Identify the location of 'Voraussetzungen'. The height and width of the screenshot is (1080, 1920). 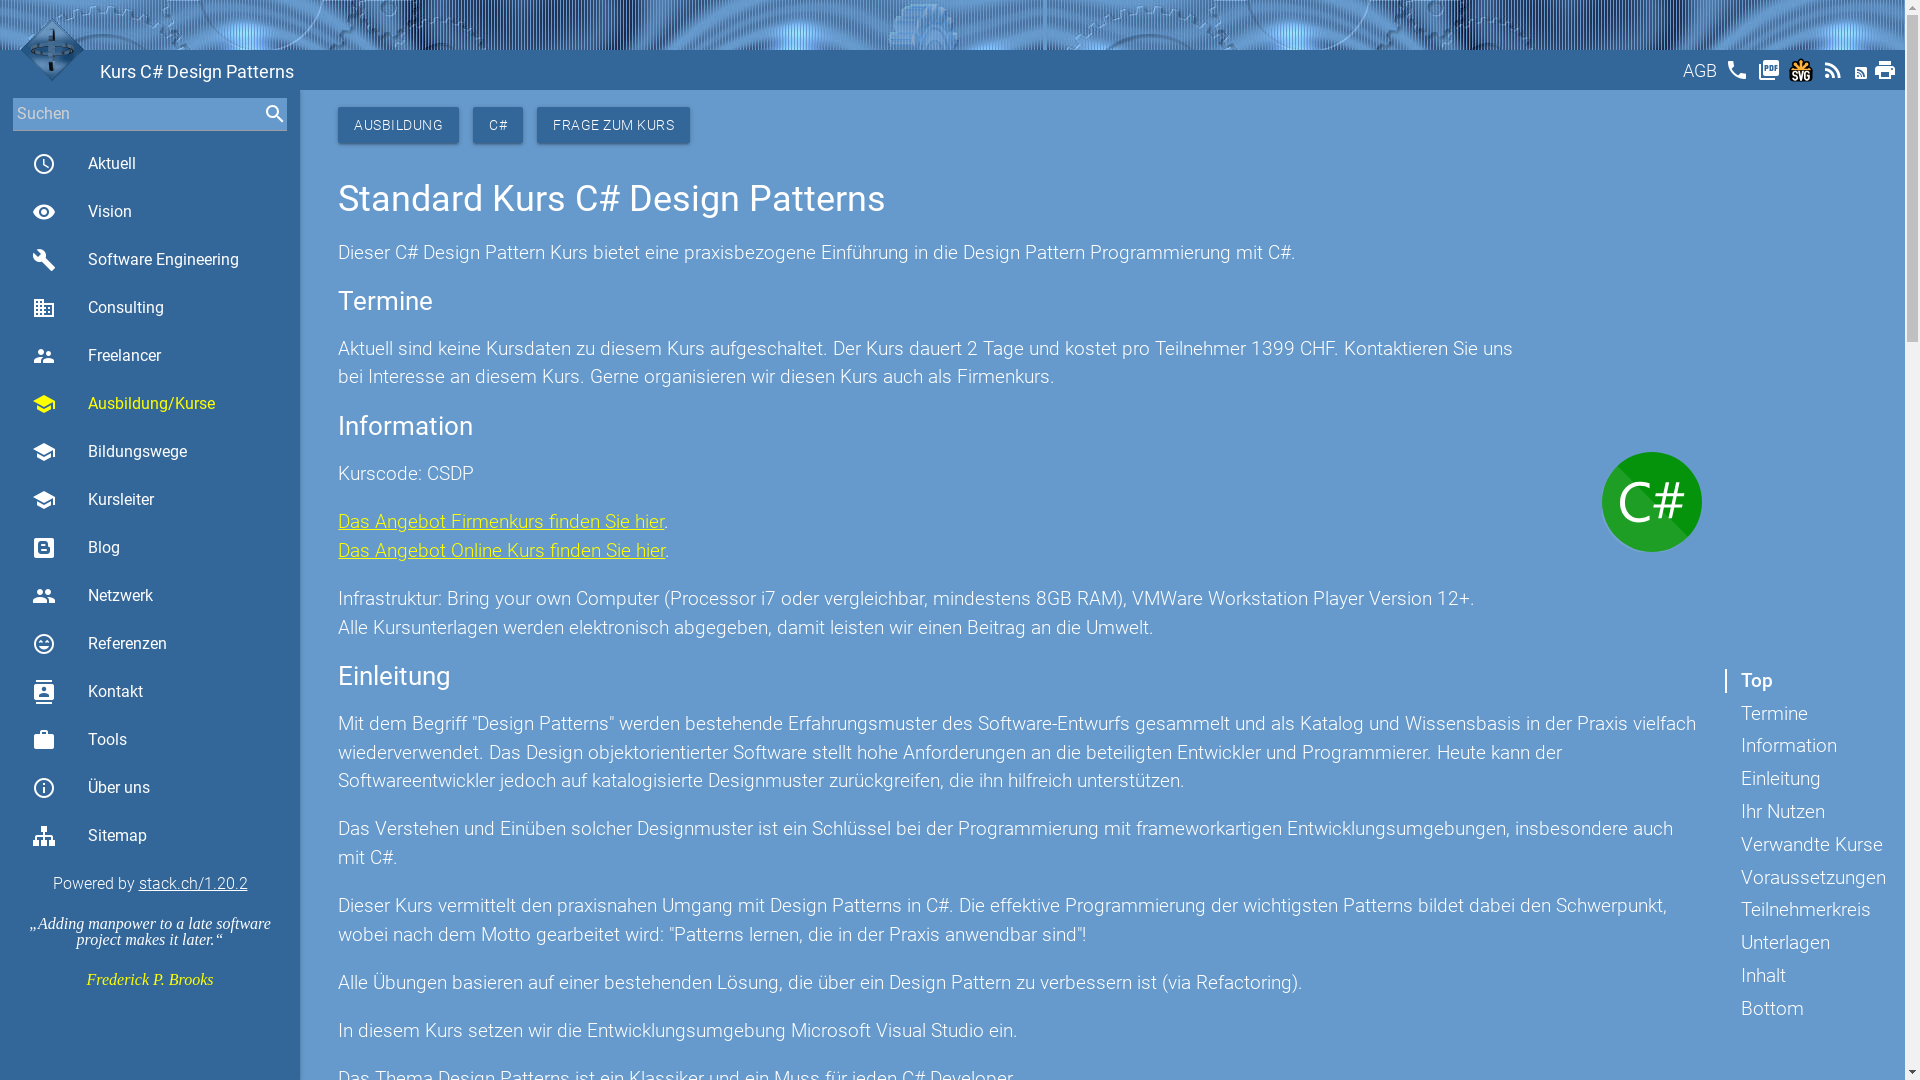
(1805, 877).